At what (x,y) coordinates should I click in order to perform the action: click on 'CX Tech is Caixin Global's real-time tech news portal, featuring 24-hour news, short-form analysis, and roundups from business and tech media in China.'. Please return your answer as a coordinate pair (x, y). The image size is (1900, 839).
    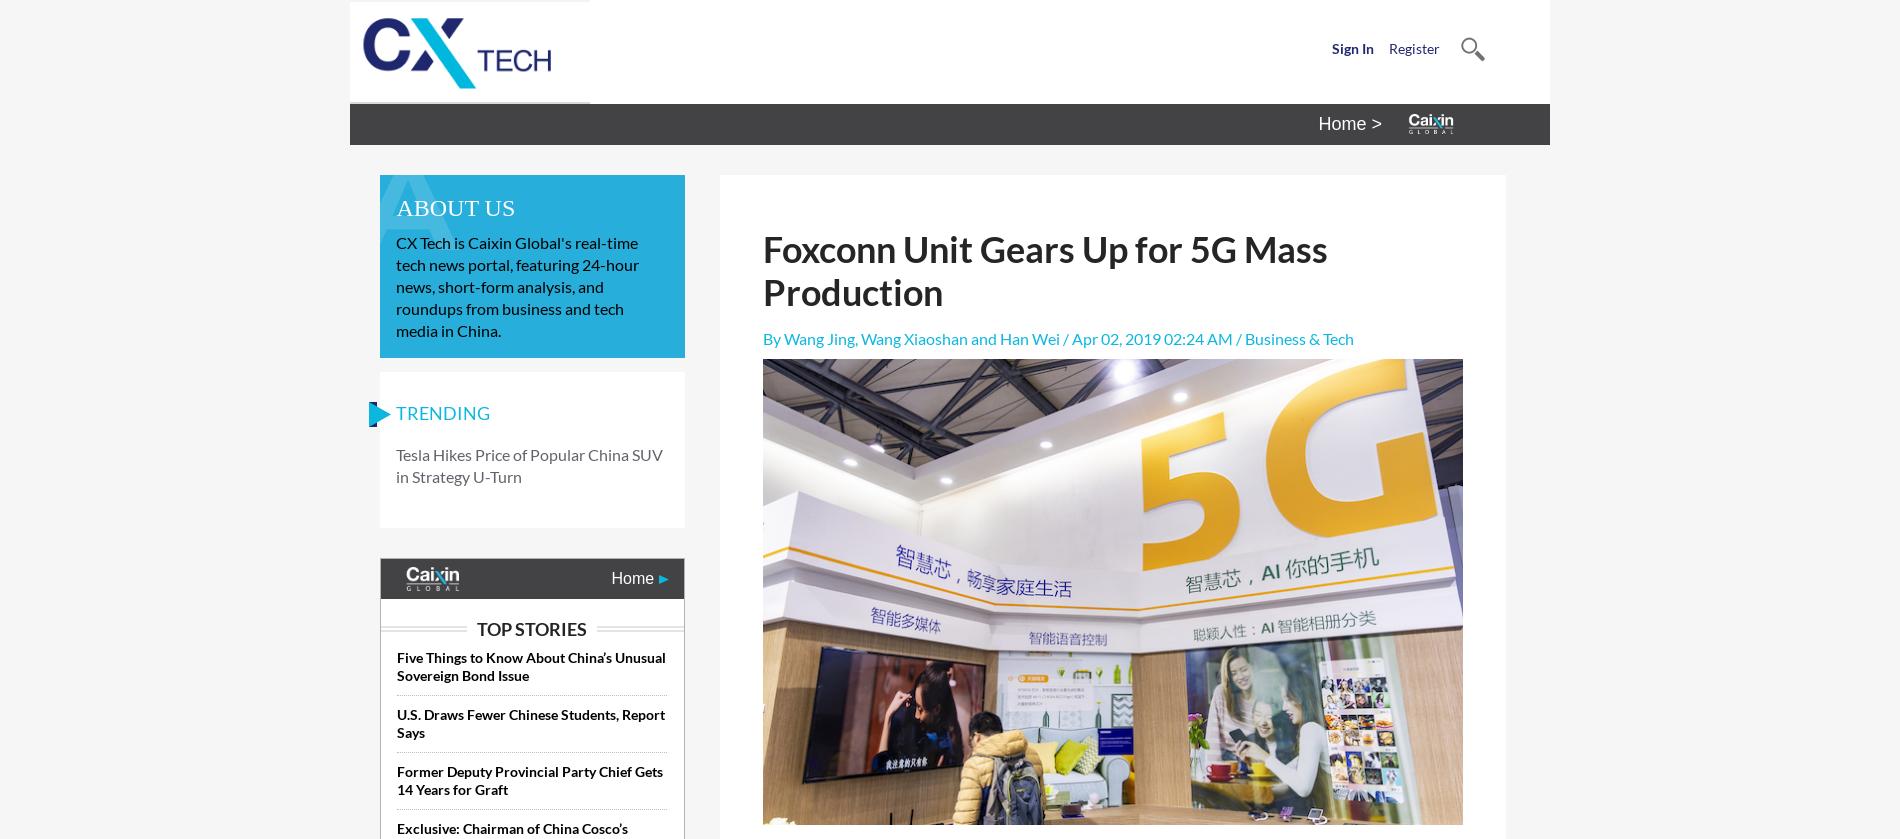
    Looking at the image, I should click on (517, 286).